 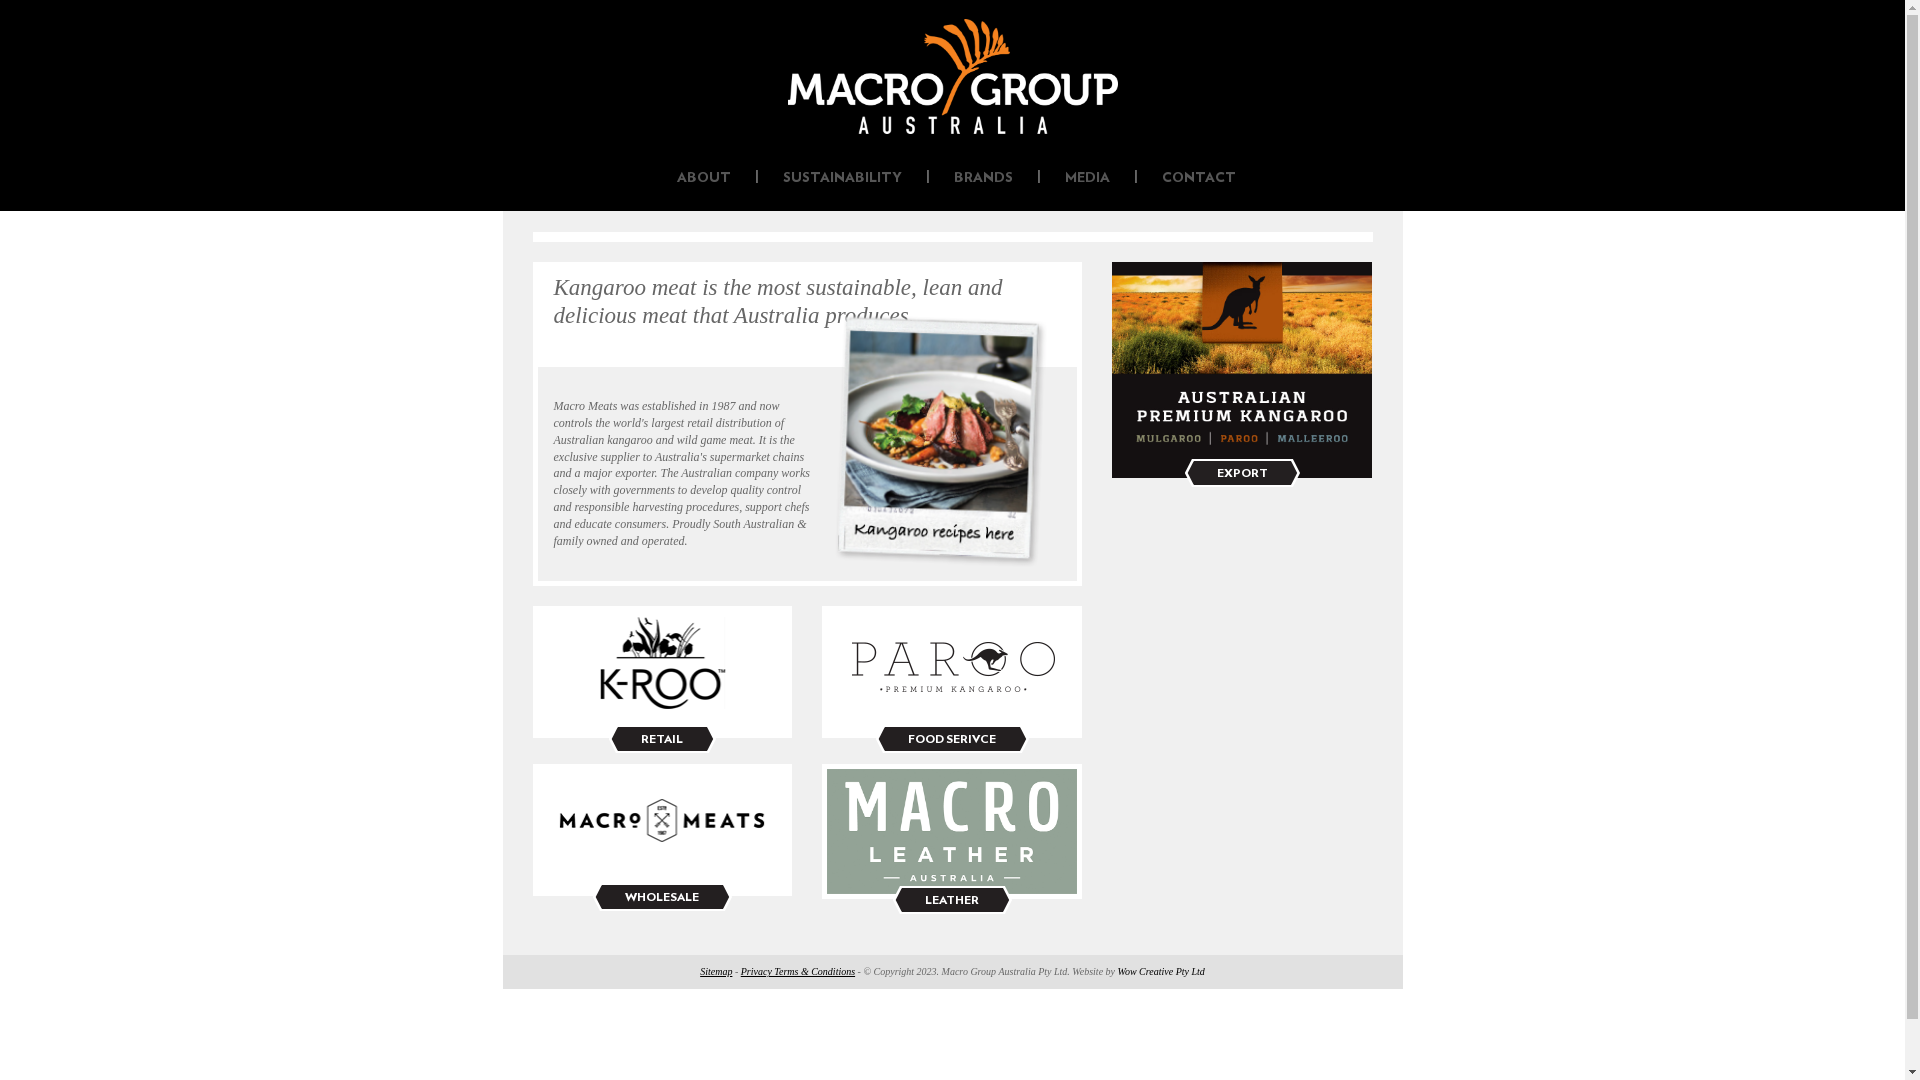 I want to click on 'BRANDS', so click(x=983, y=176).